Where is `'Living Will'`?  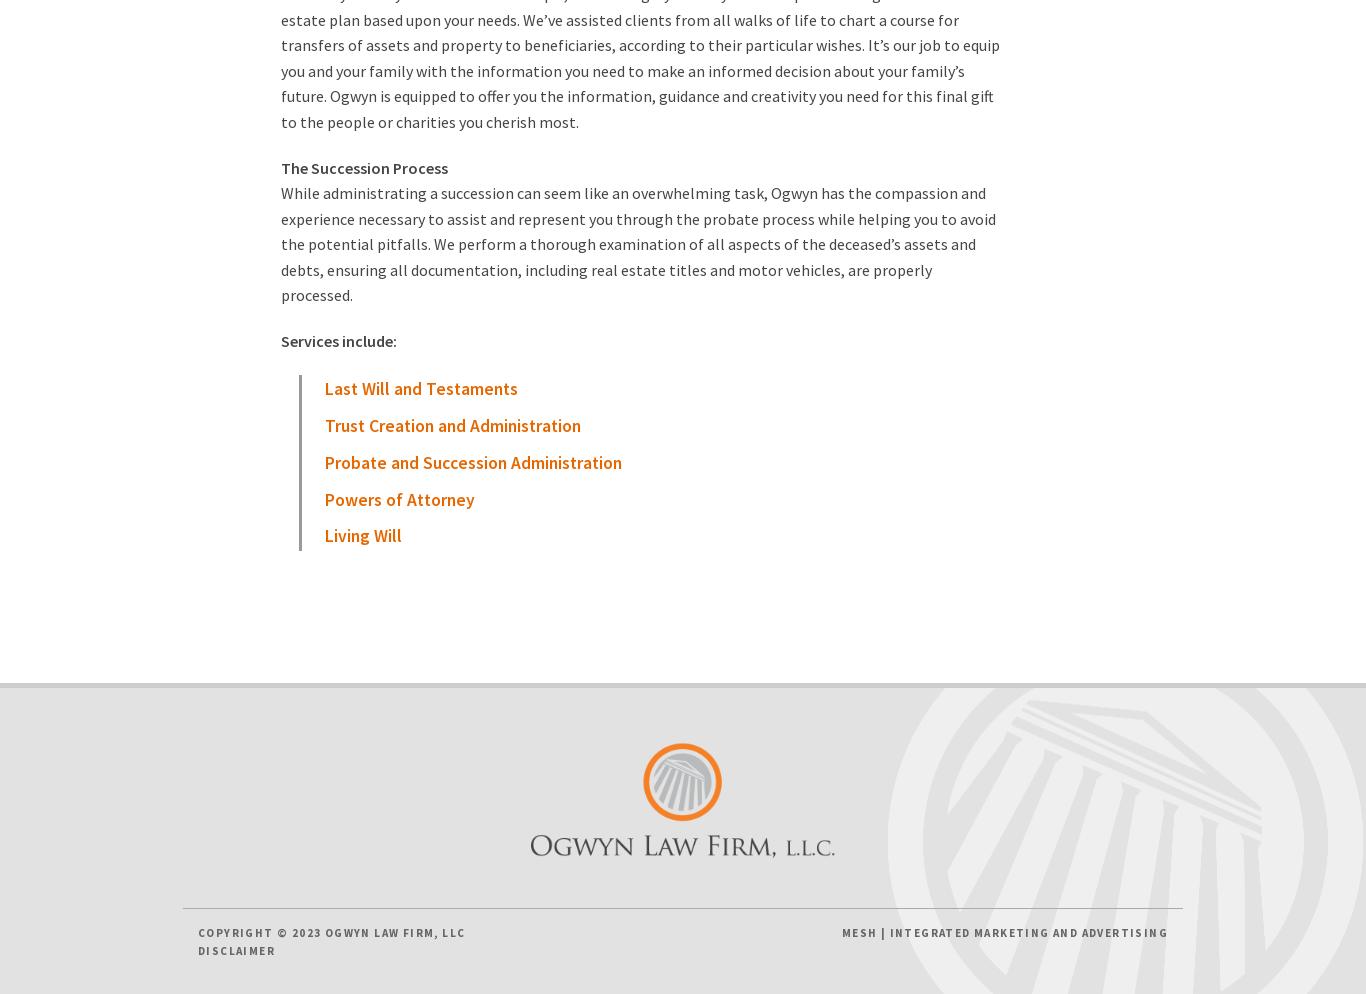 'Living Will' is located at coordinates (361, 534).